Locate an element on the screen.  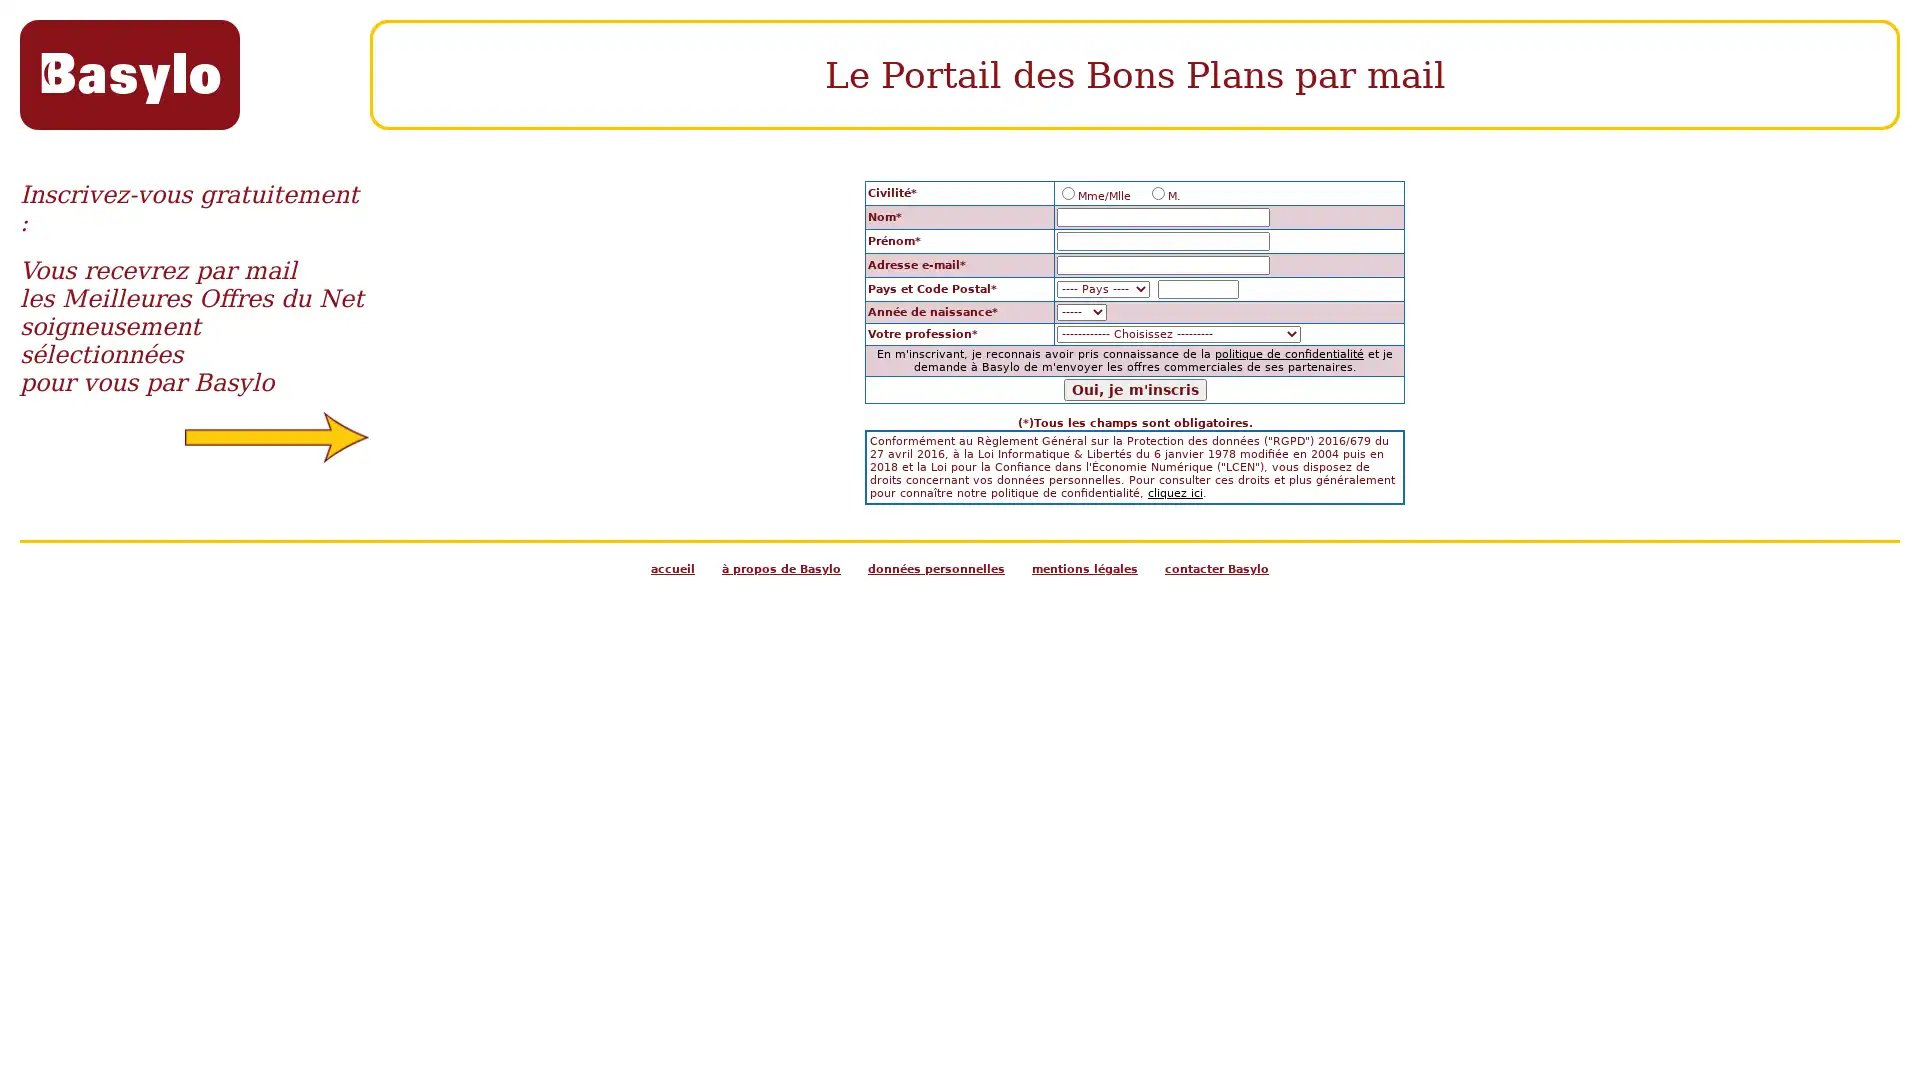
Oui, je m'inscris is located at coordinates (1134, 389).